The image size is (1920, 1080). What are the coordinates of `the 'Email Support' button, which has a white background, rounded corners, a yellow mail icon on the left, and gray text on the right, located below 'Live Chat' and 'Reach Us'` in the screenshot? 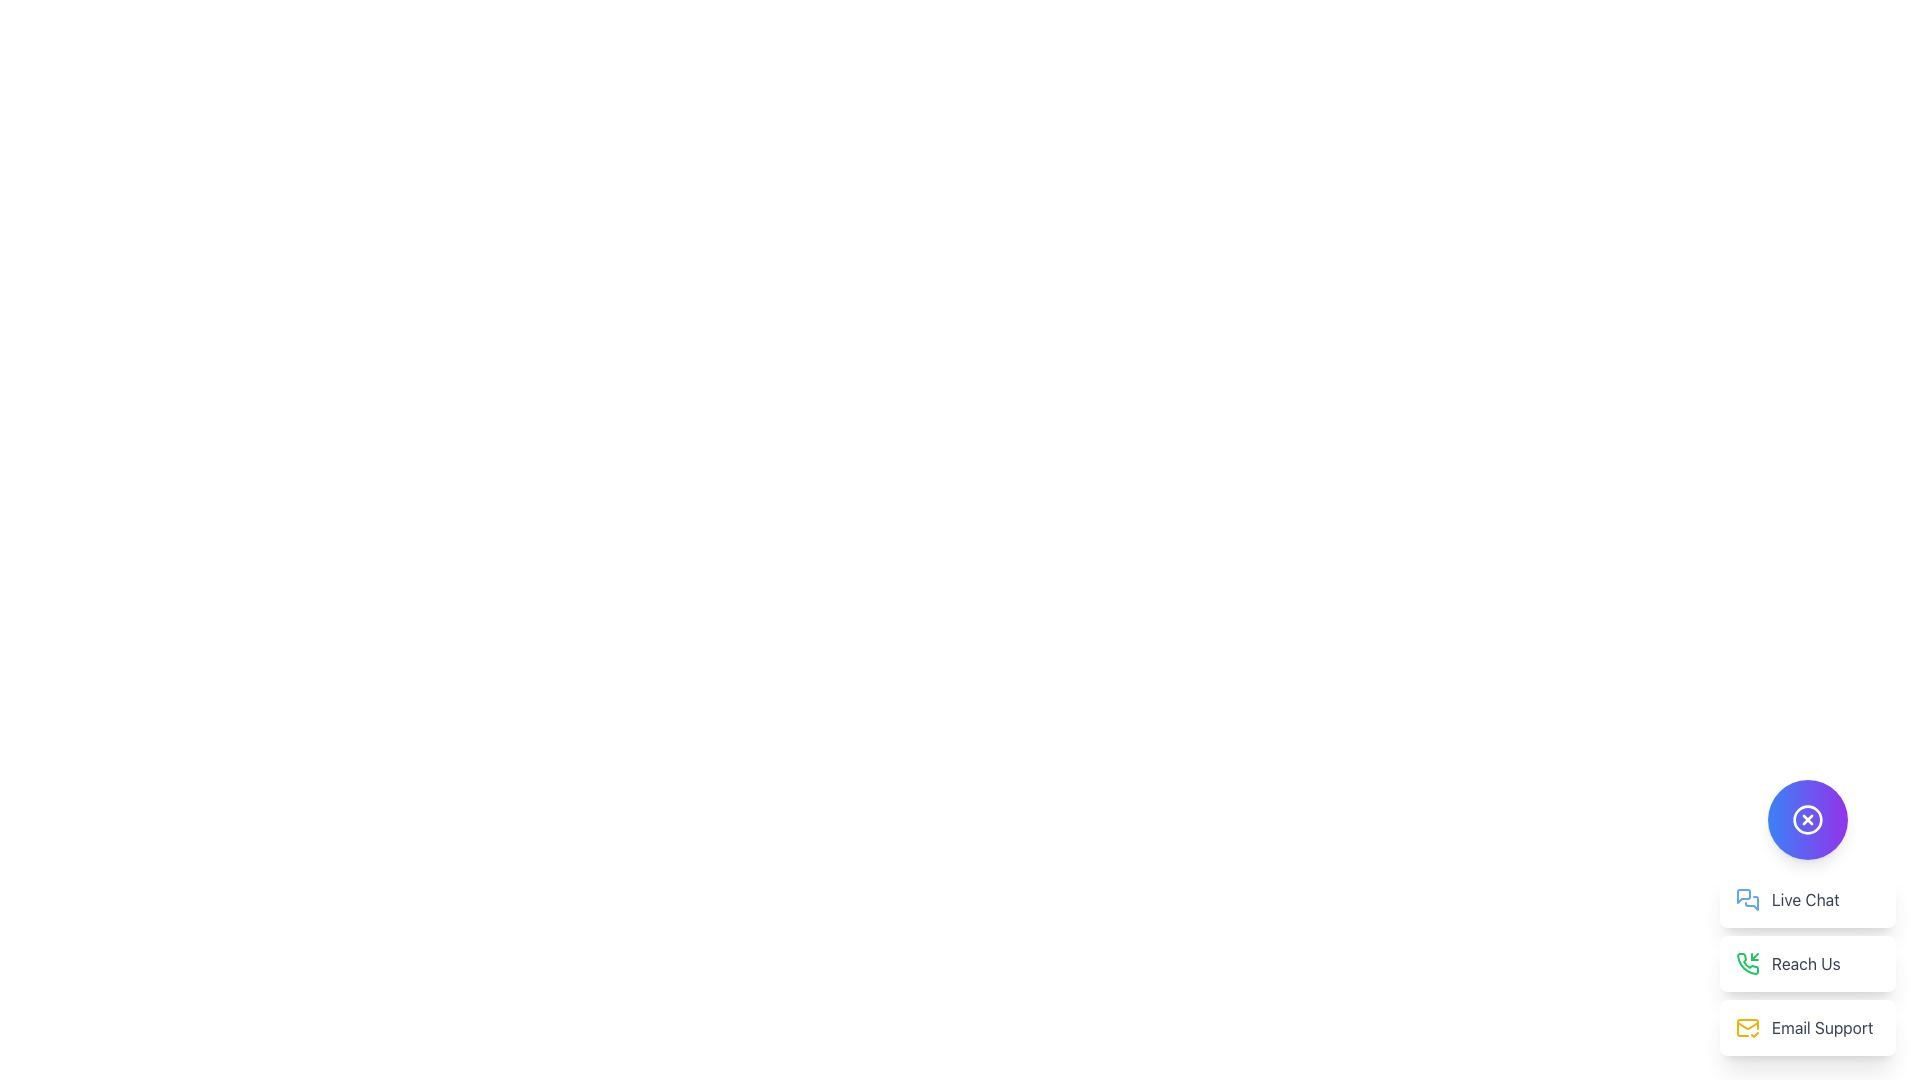 It's located at (1808, 1028).